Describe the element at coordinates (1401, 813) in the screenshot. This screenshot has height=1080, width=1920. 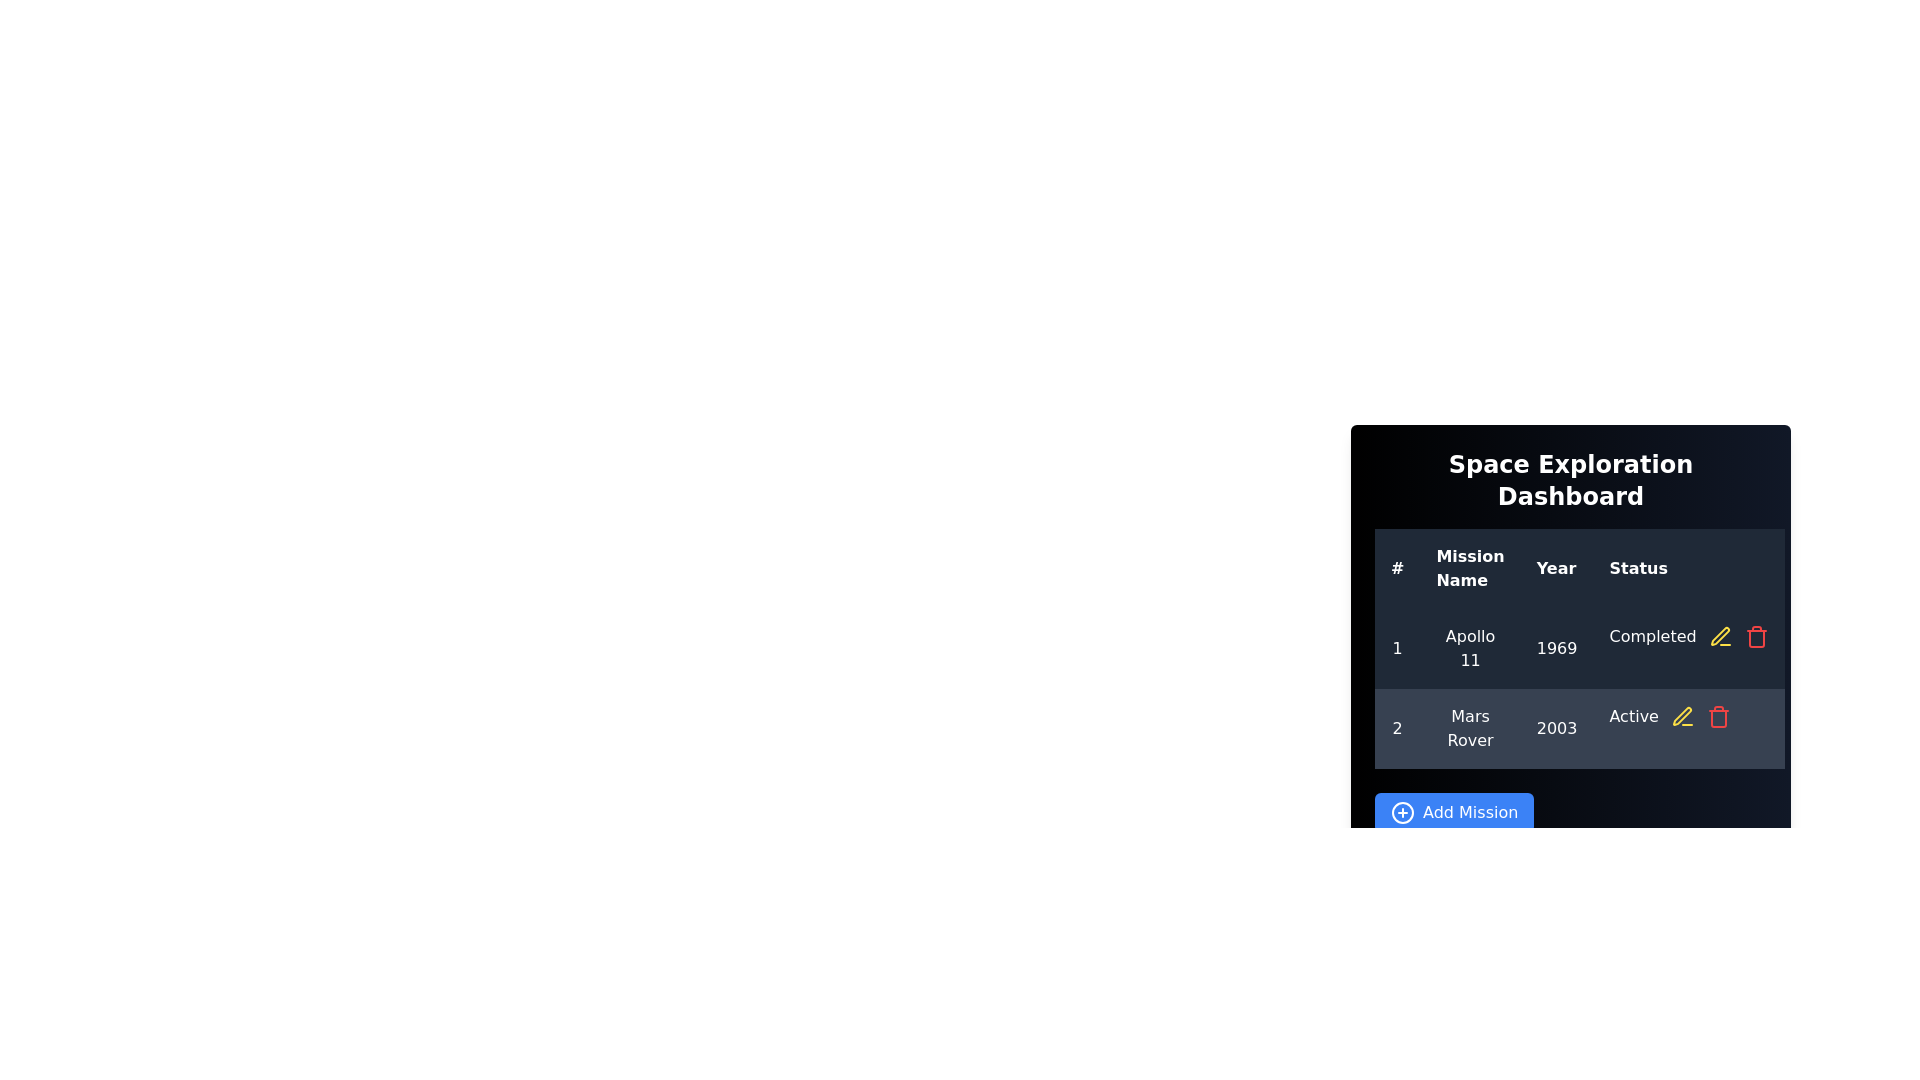
I see `the circular plus icon centered within the blue 'Add Mission' button` at that location.